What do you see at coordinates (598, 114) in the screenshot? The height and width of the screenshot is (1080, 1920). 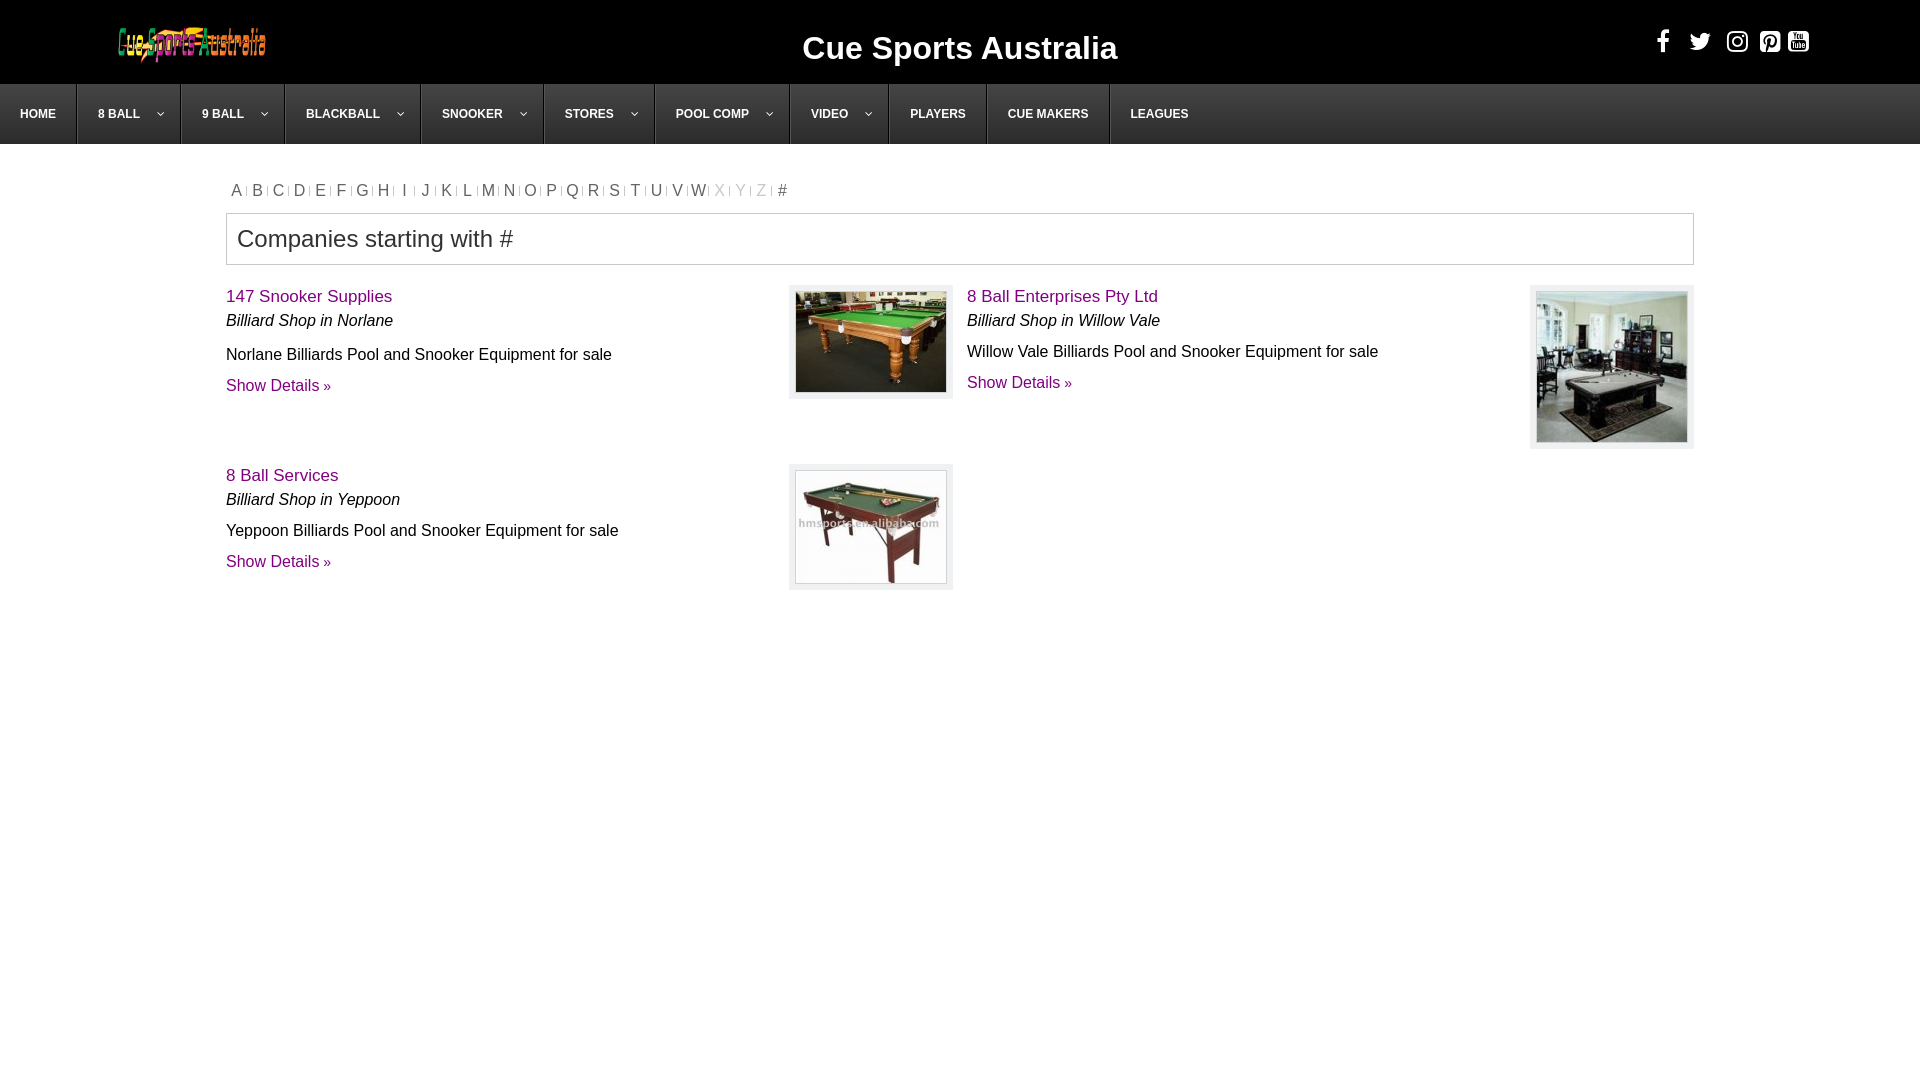 I see `'STORES'` at bounding box center [598, 114].